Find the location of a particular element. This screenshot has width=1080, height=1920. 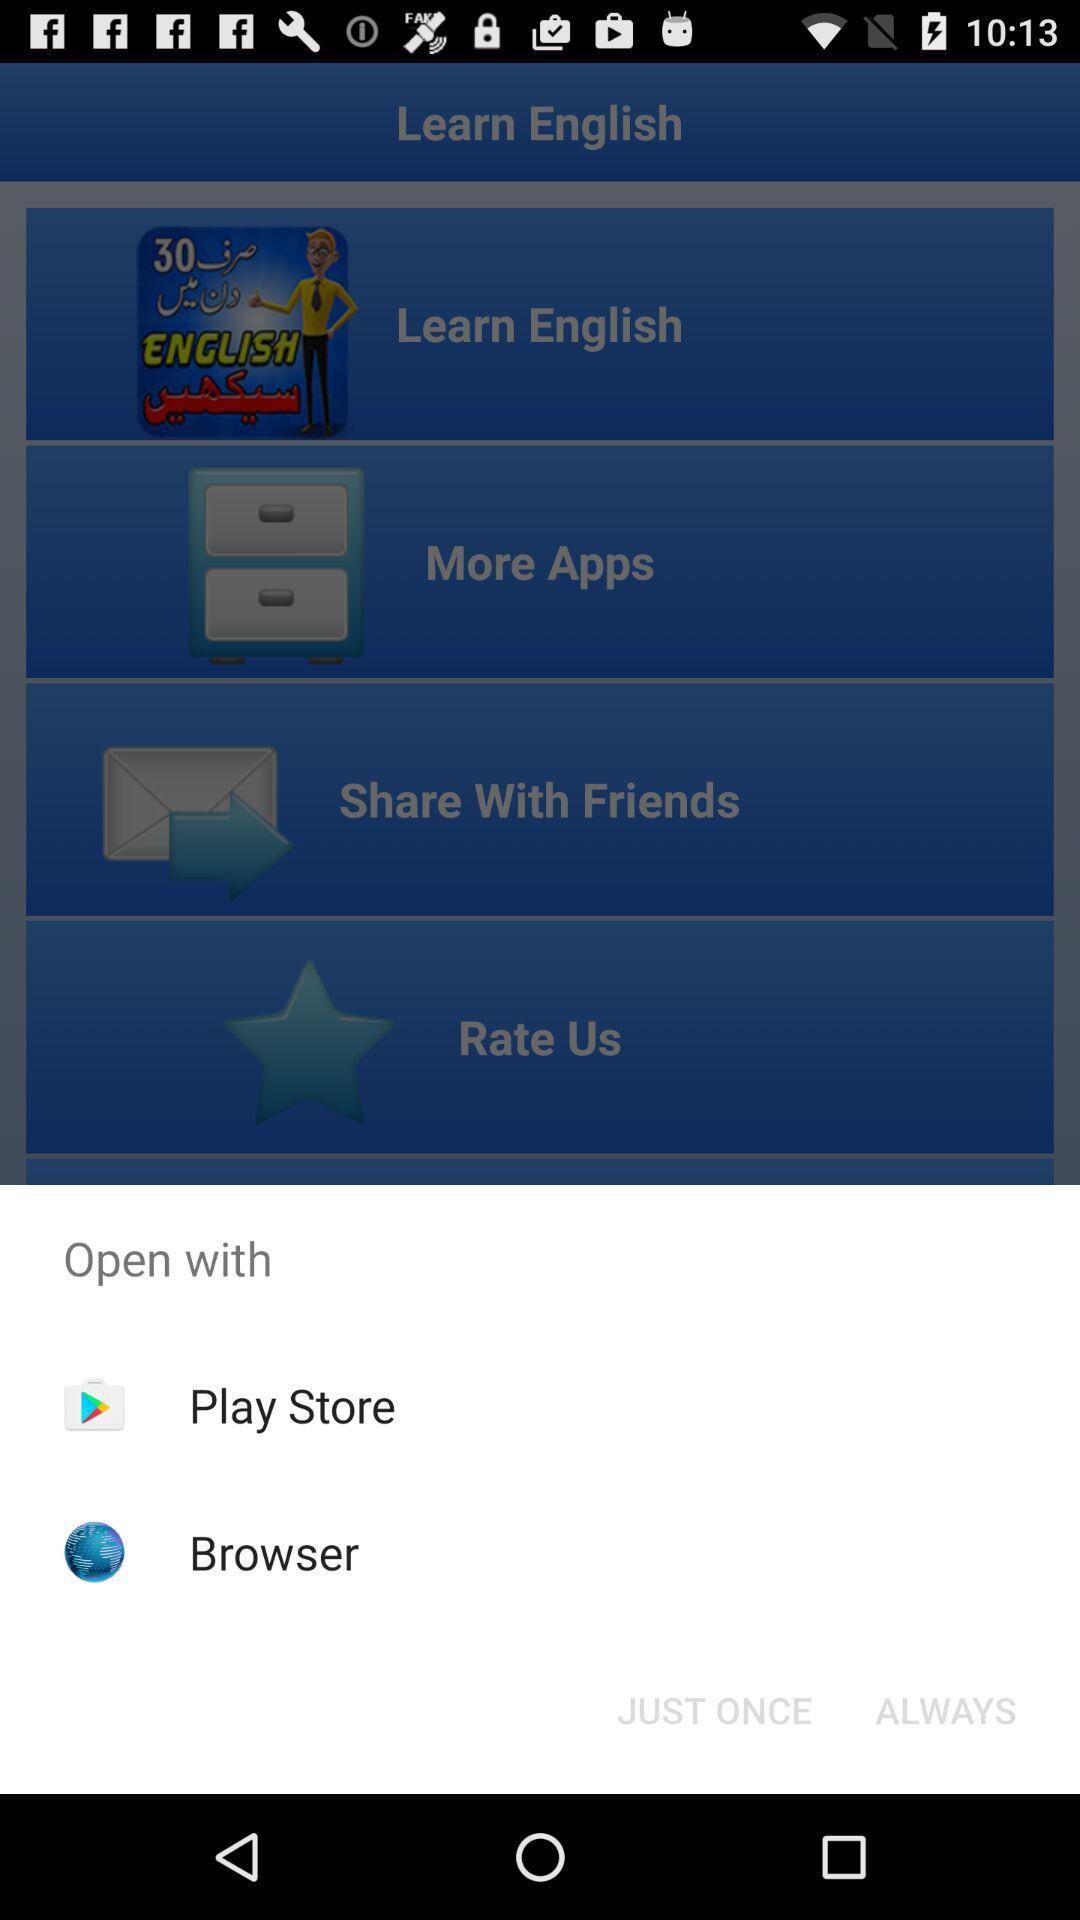

the item below the open with app is located at coordinates (945, 1708).